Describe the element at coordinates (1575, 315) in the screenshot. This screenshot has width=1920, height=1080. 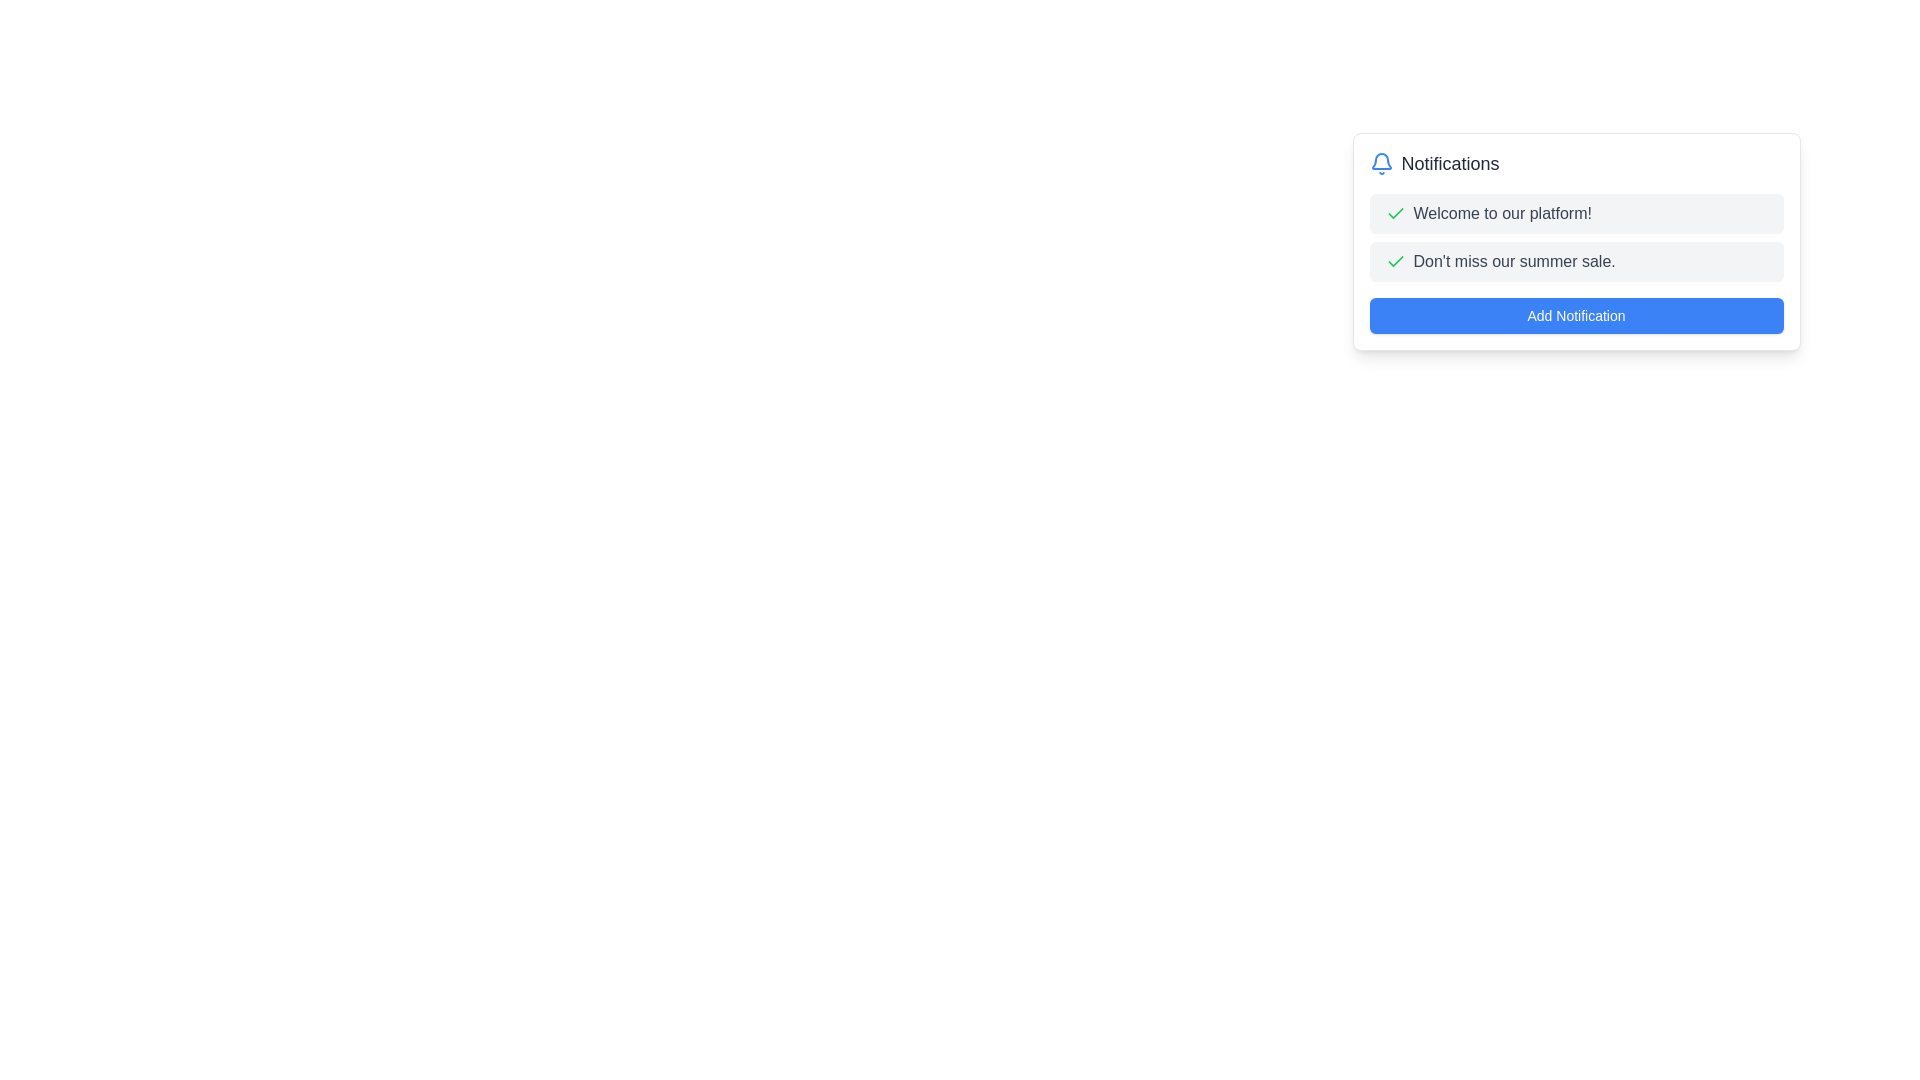
I see `the blue 'Add Notification' button with rounded corners located at the bottom of the notification card` at that location.